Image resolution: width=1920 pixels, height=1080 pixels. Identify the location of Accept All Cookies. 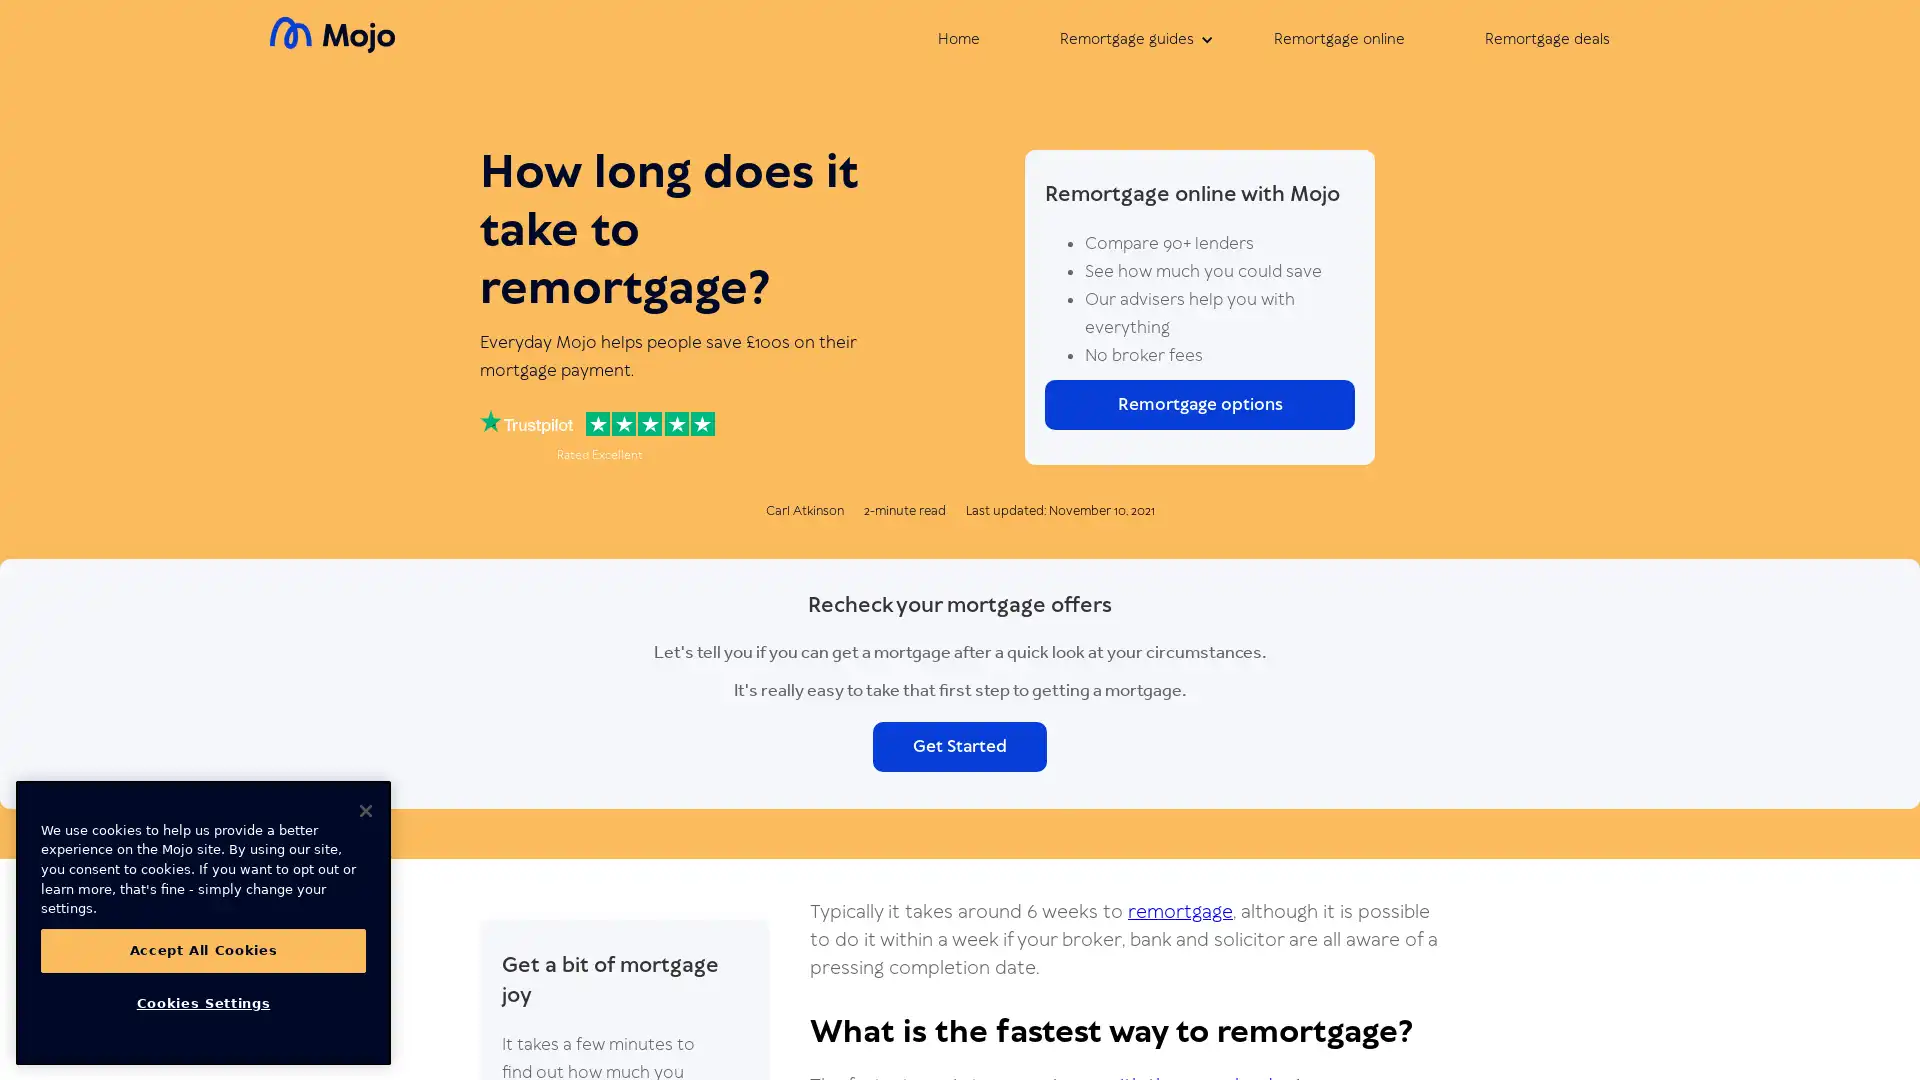
(203, 948).